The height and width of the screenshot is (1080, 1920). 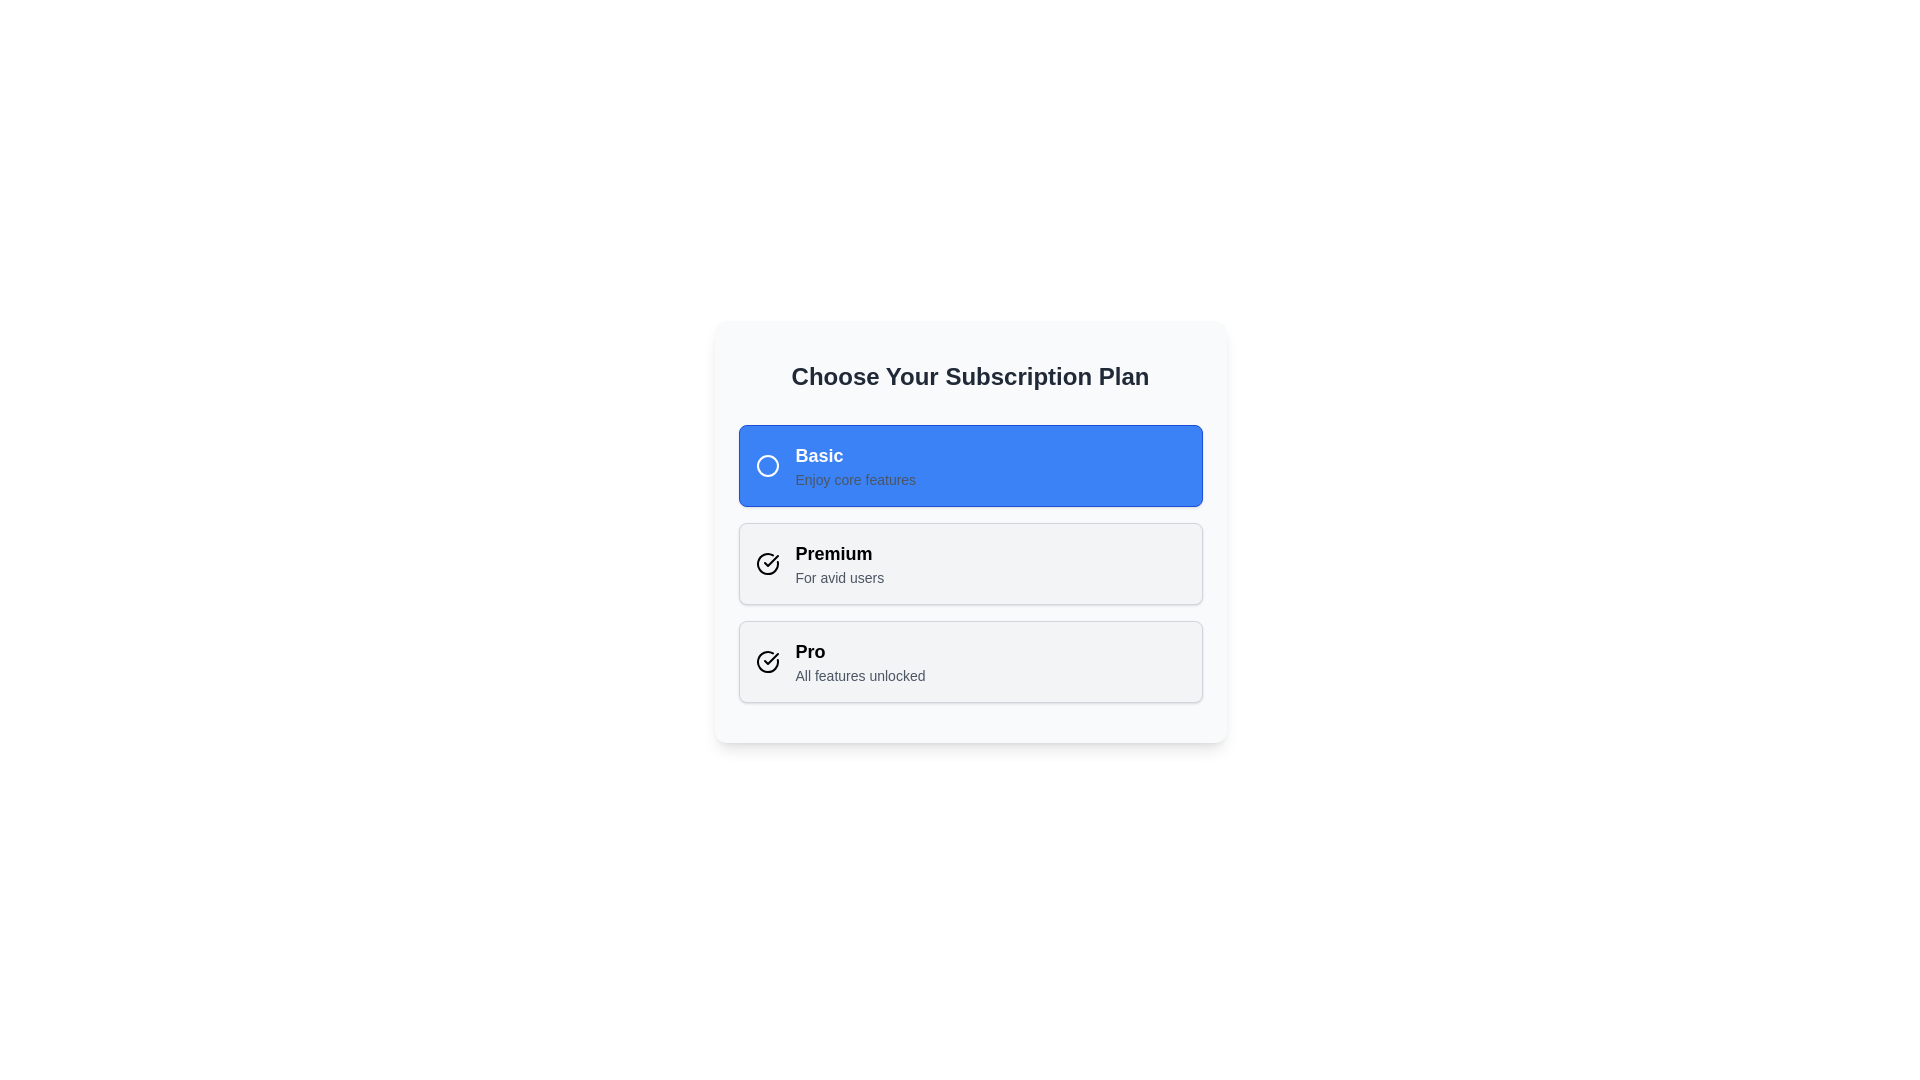 What do you see at coordinates (839, 578) in the screenshot?
I see `the text label providing a secondary description for the 'Premium' subscription plan, which is located under the 'Premium' label in the subscription plan selection layout` at bounding box center [839, 578].